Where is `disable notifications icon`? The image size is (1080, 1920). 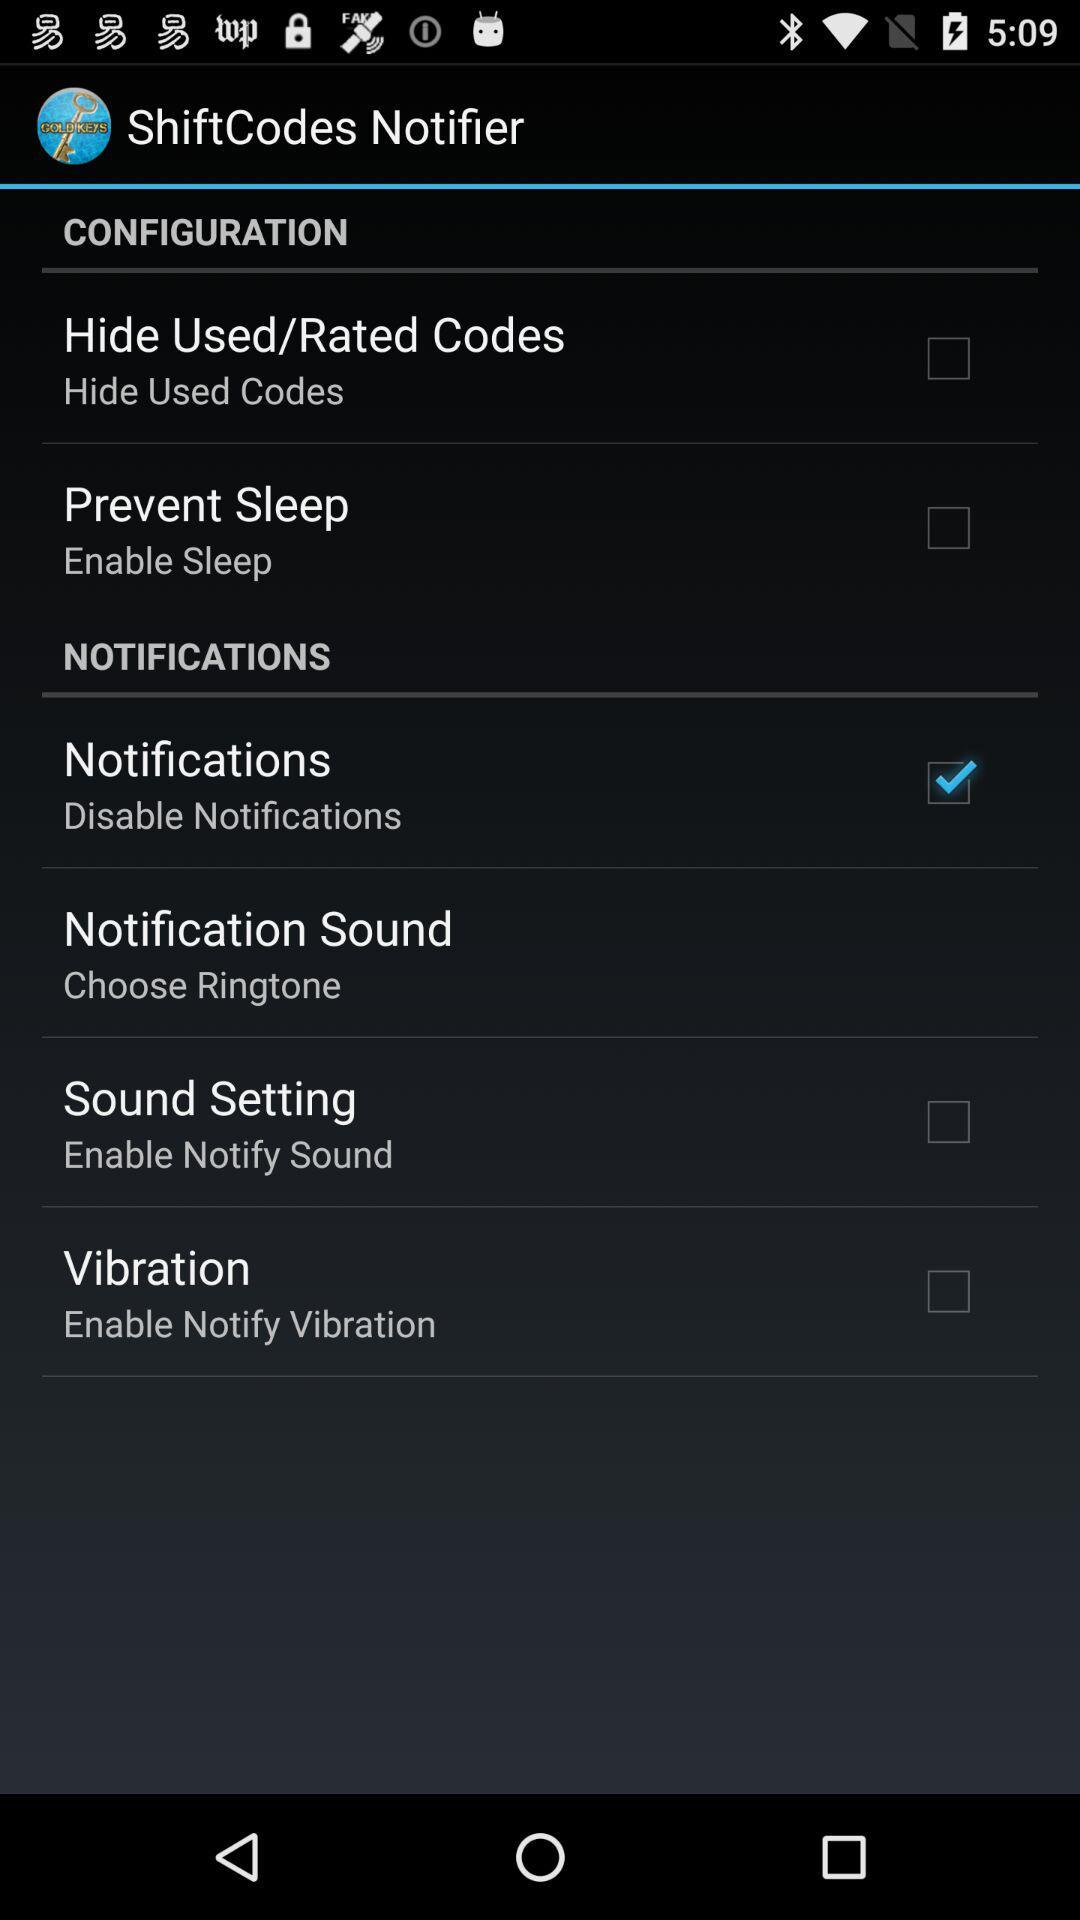 disable notifications icon is located at coordinates (231, 814).